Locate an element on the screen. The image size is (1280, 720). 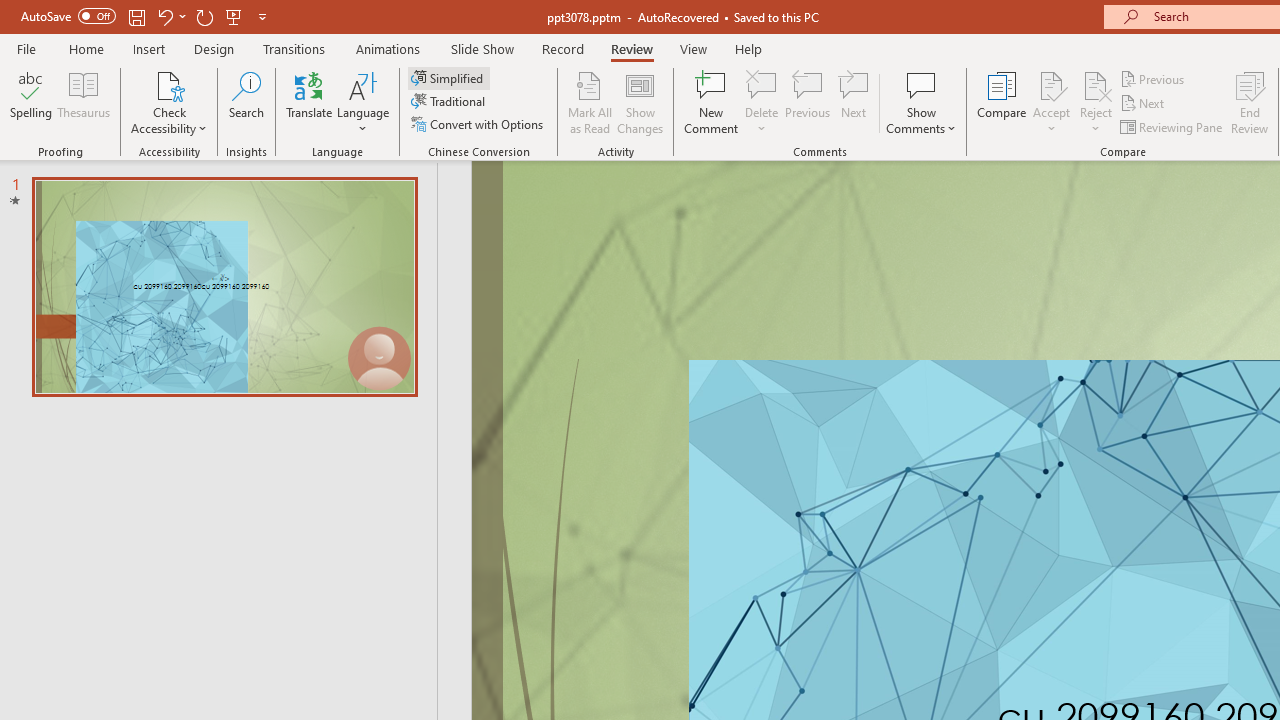
'Previous' is located at coordinates (1153, 78).